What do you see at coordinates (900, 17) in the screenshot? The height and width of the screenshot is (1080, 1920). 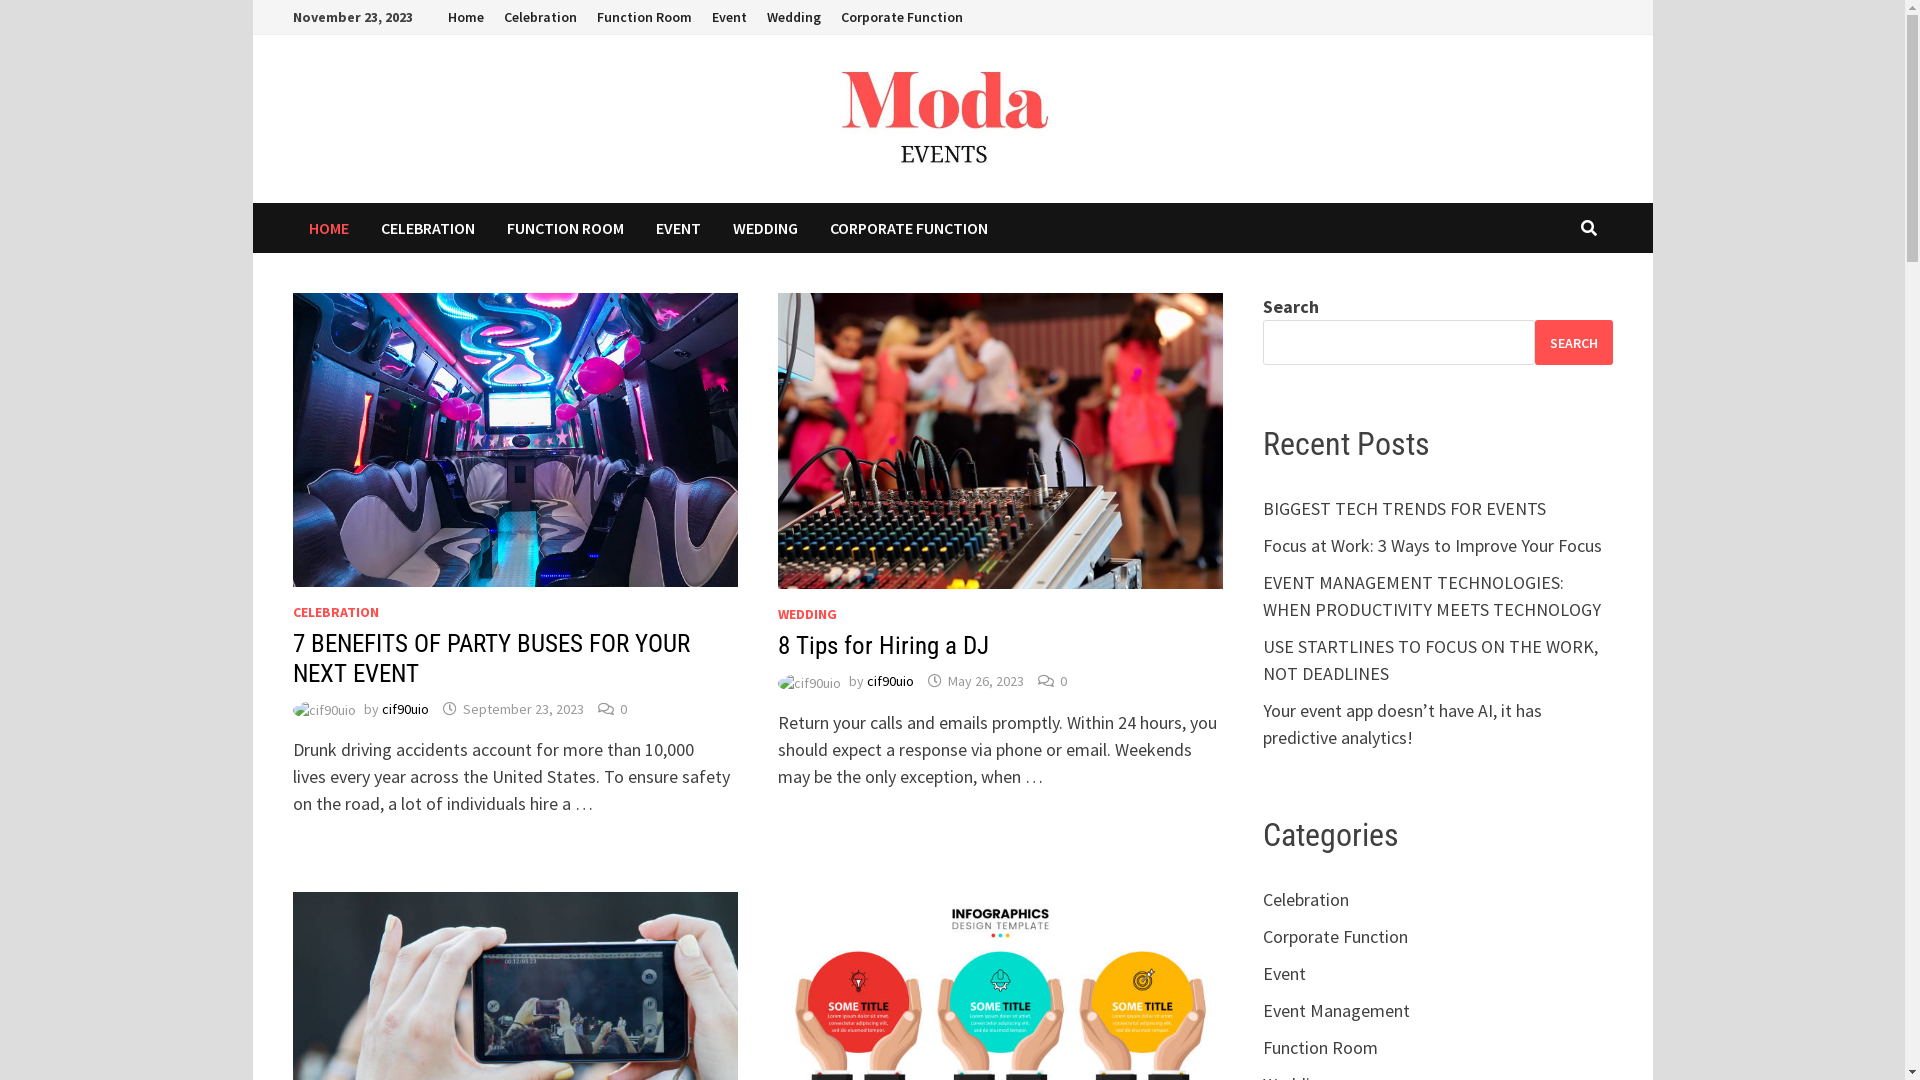 I see `'Corporate Function'` at bounding box center [900, 17].